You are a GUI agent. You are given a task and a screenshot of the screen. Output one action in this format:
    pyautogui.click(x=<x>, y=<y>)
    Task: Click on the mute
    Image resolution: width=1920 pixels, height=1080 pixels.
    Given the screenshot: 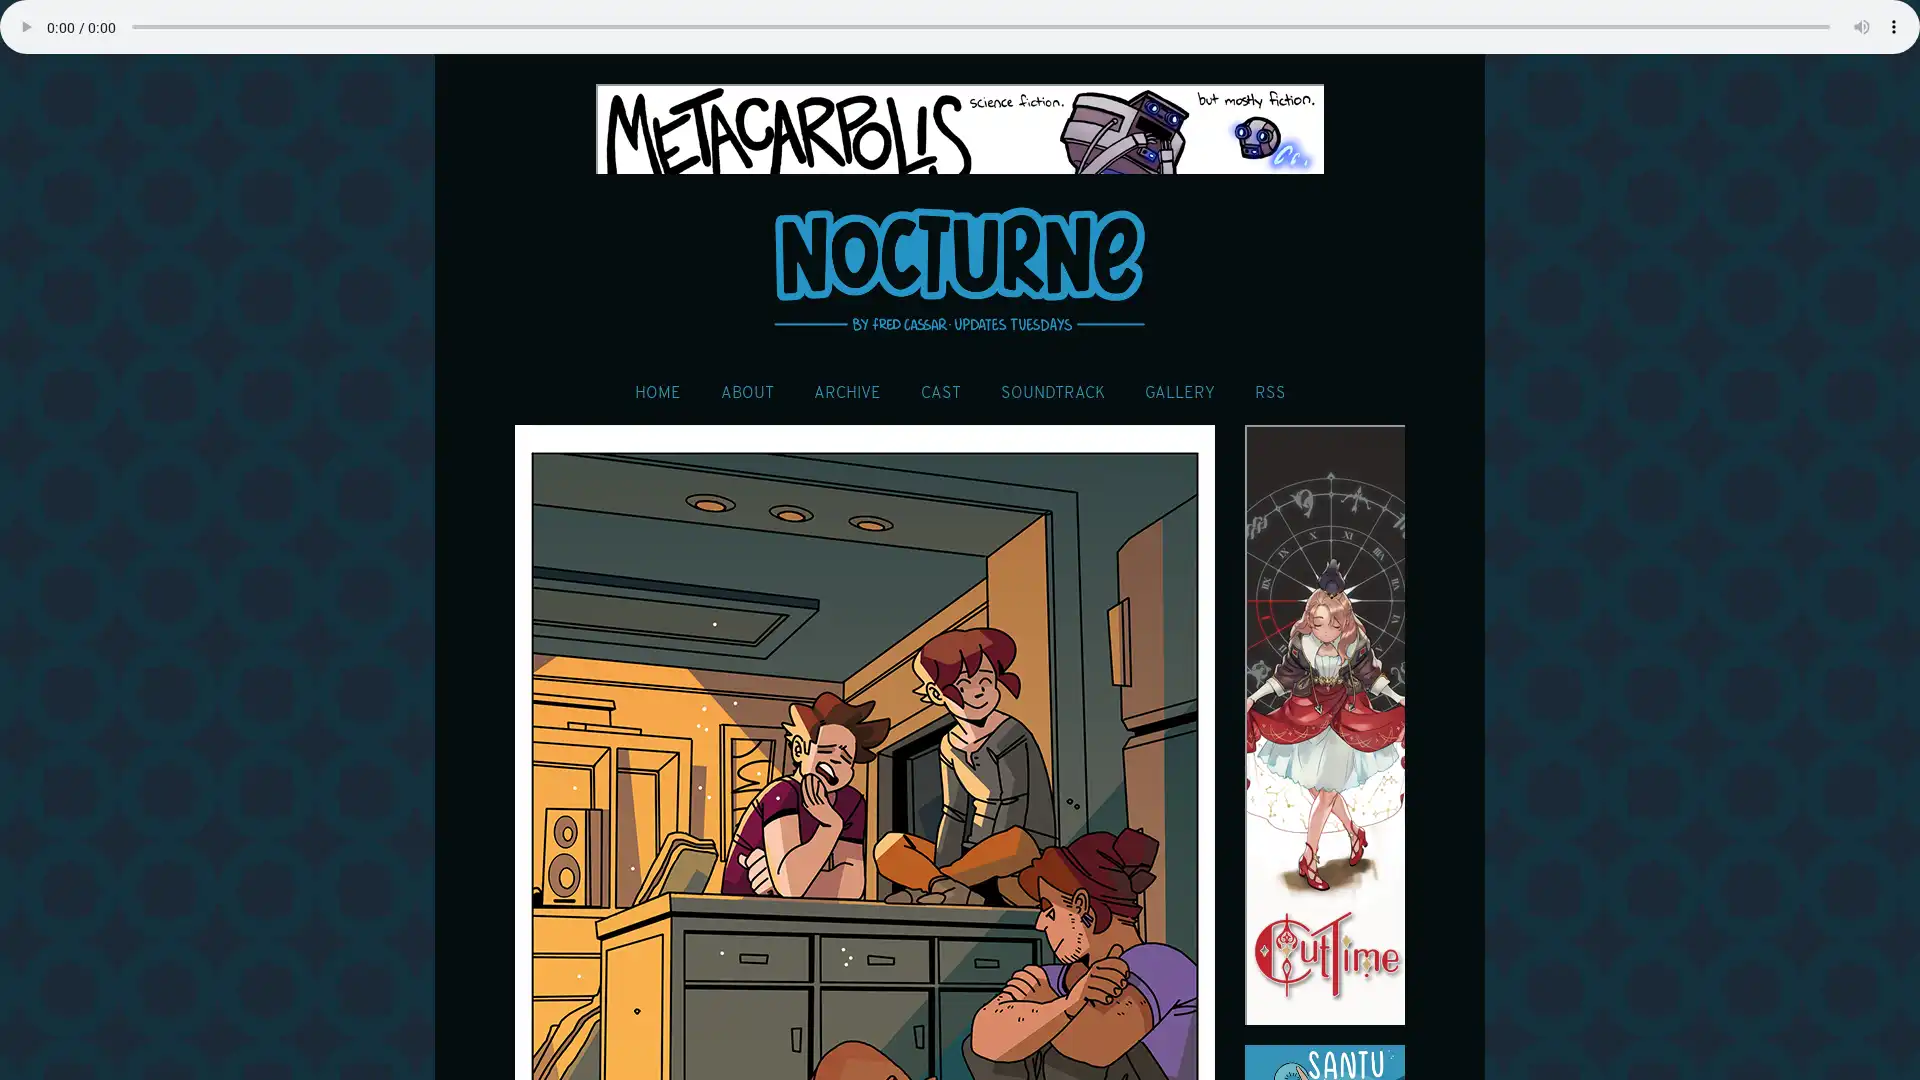 What is the action you would take?
    pyautogui.click(x=1861, y=27)
    